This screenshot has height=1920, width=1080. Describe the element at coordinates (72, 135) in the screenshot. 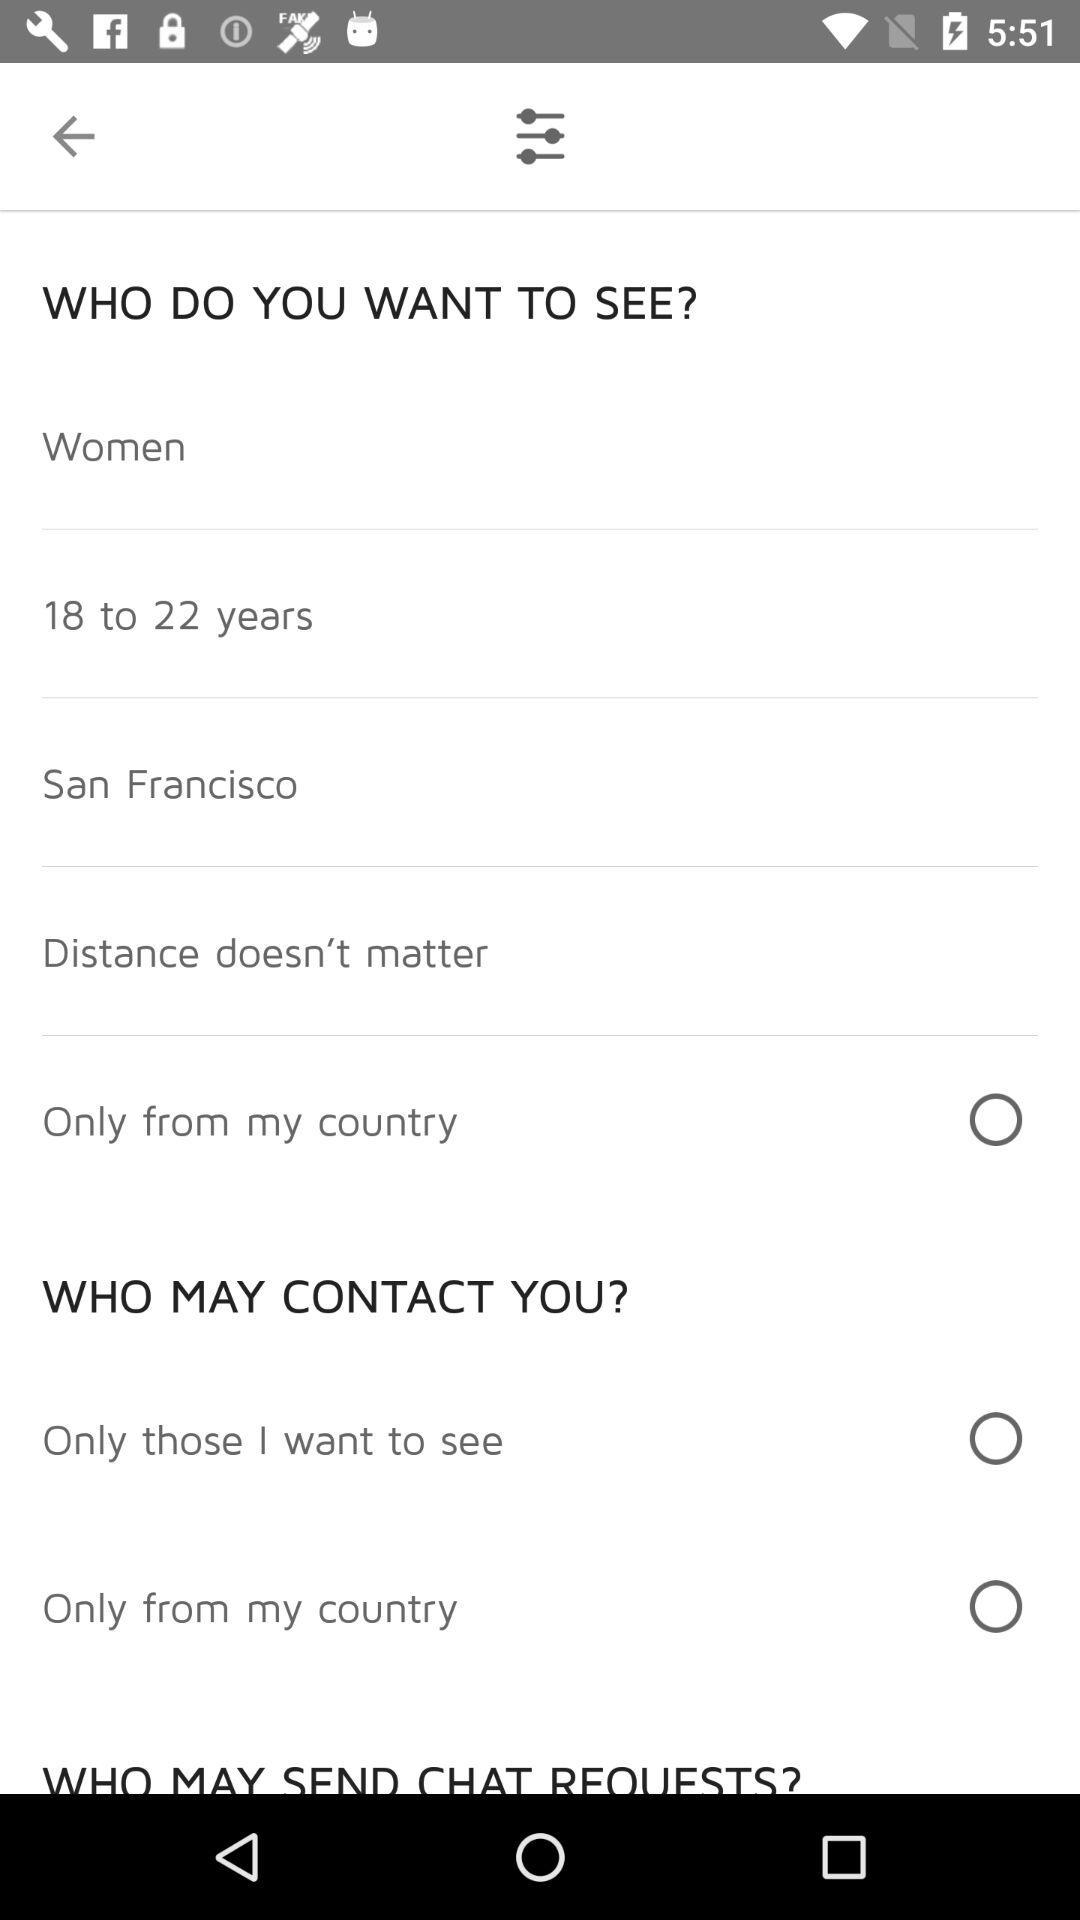

I see `the icon above the who do you icon` at that location.